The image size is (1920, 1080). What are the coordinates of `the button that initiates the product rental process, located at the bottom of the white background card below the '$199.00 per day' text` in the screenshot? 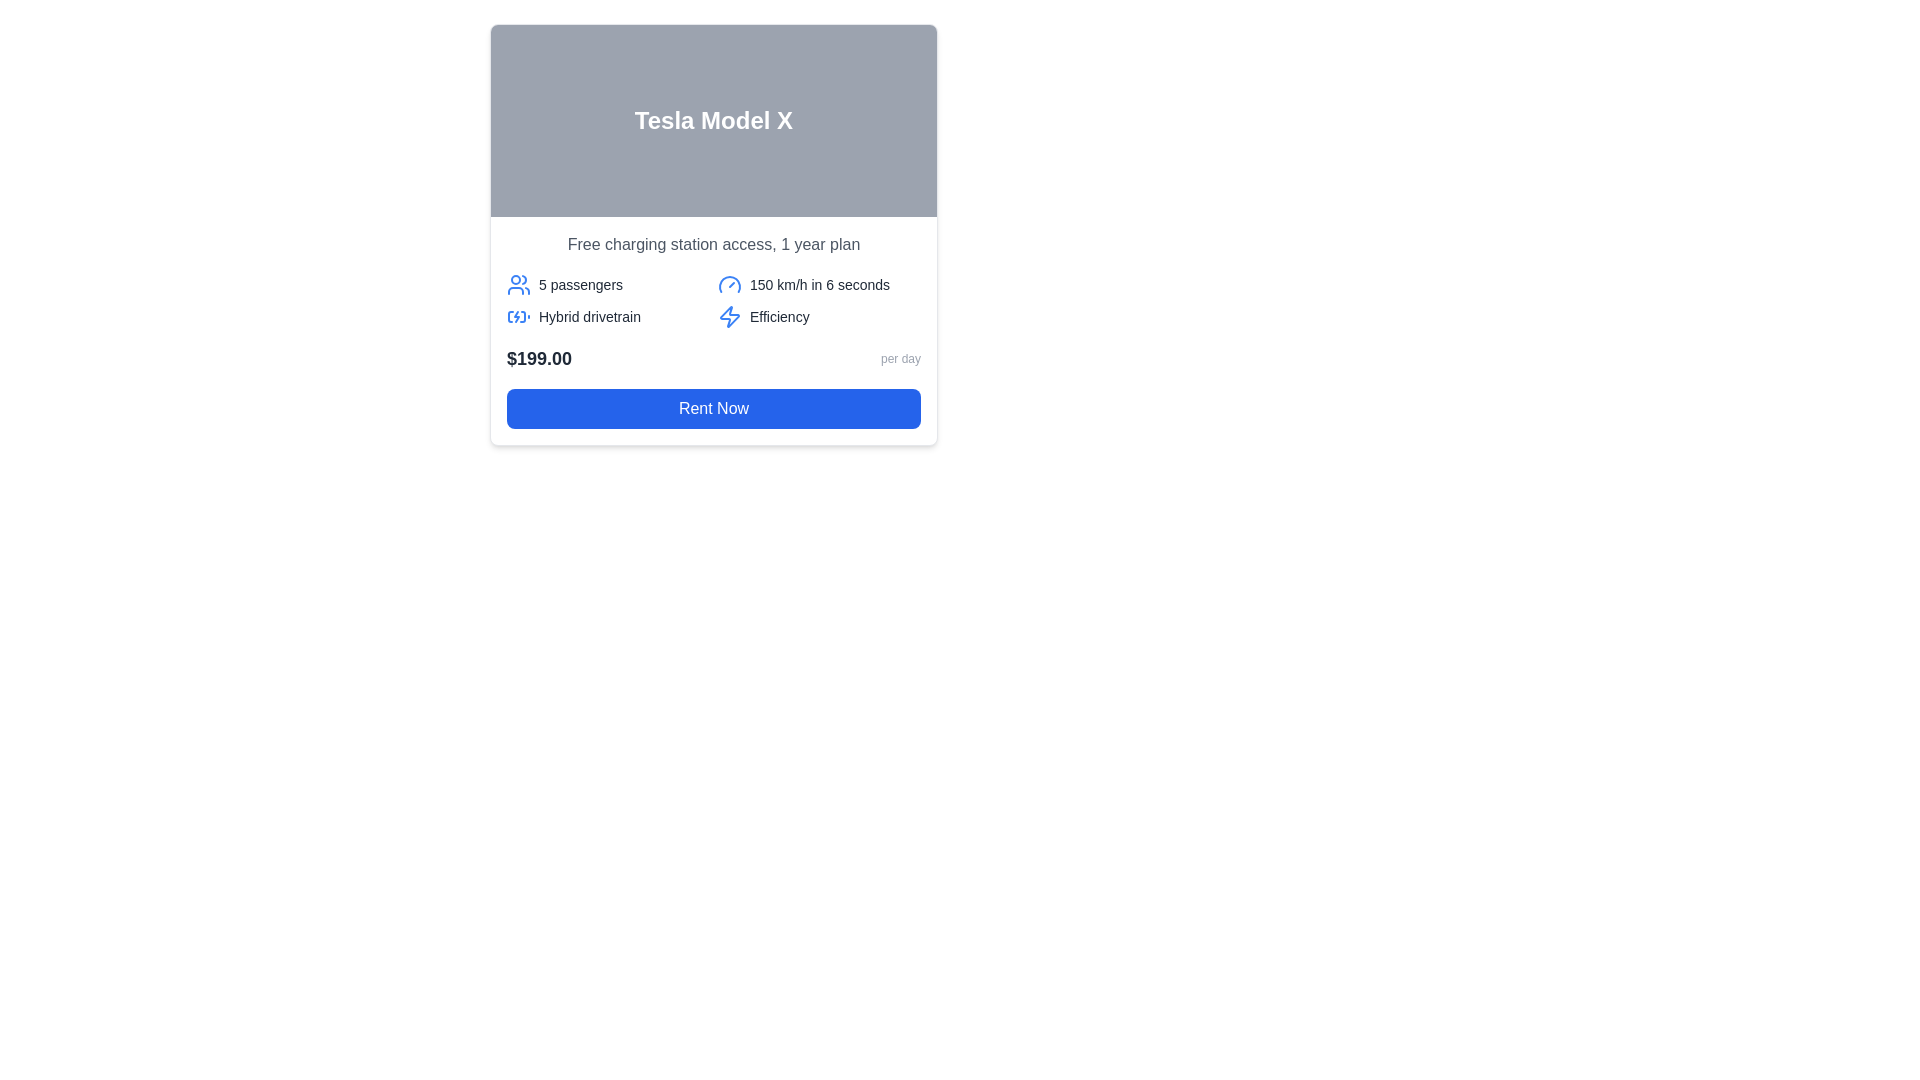 It's located at (714, 407).